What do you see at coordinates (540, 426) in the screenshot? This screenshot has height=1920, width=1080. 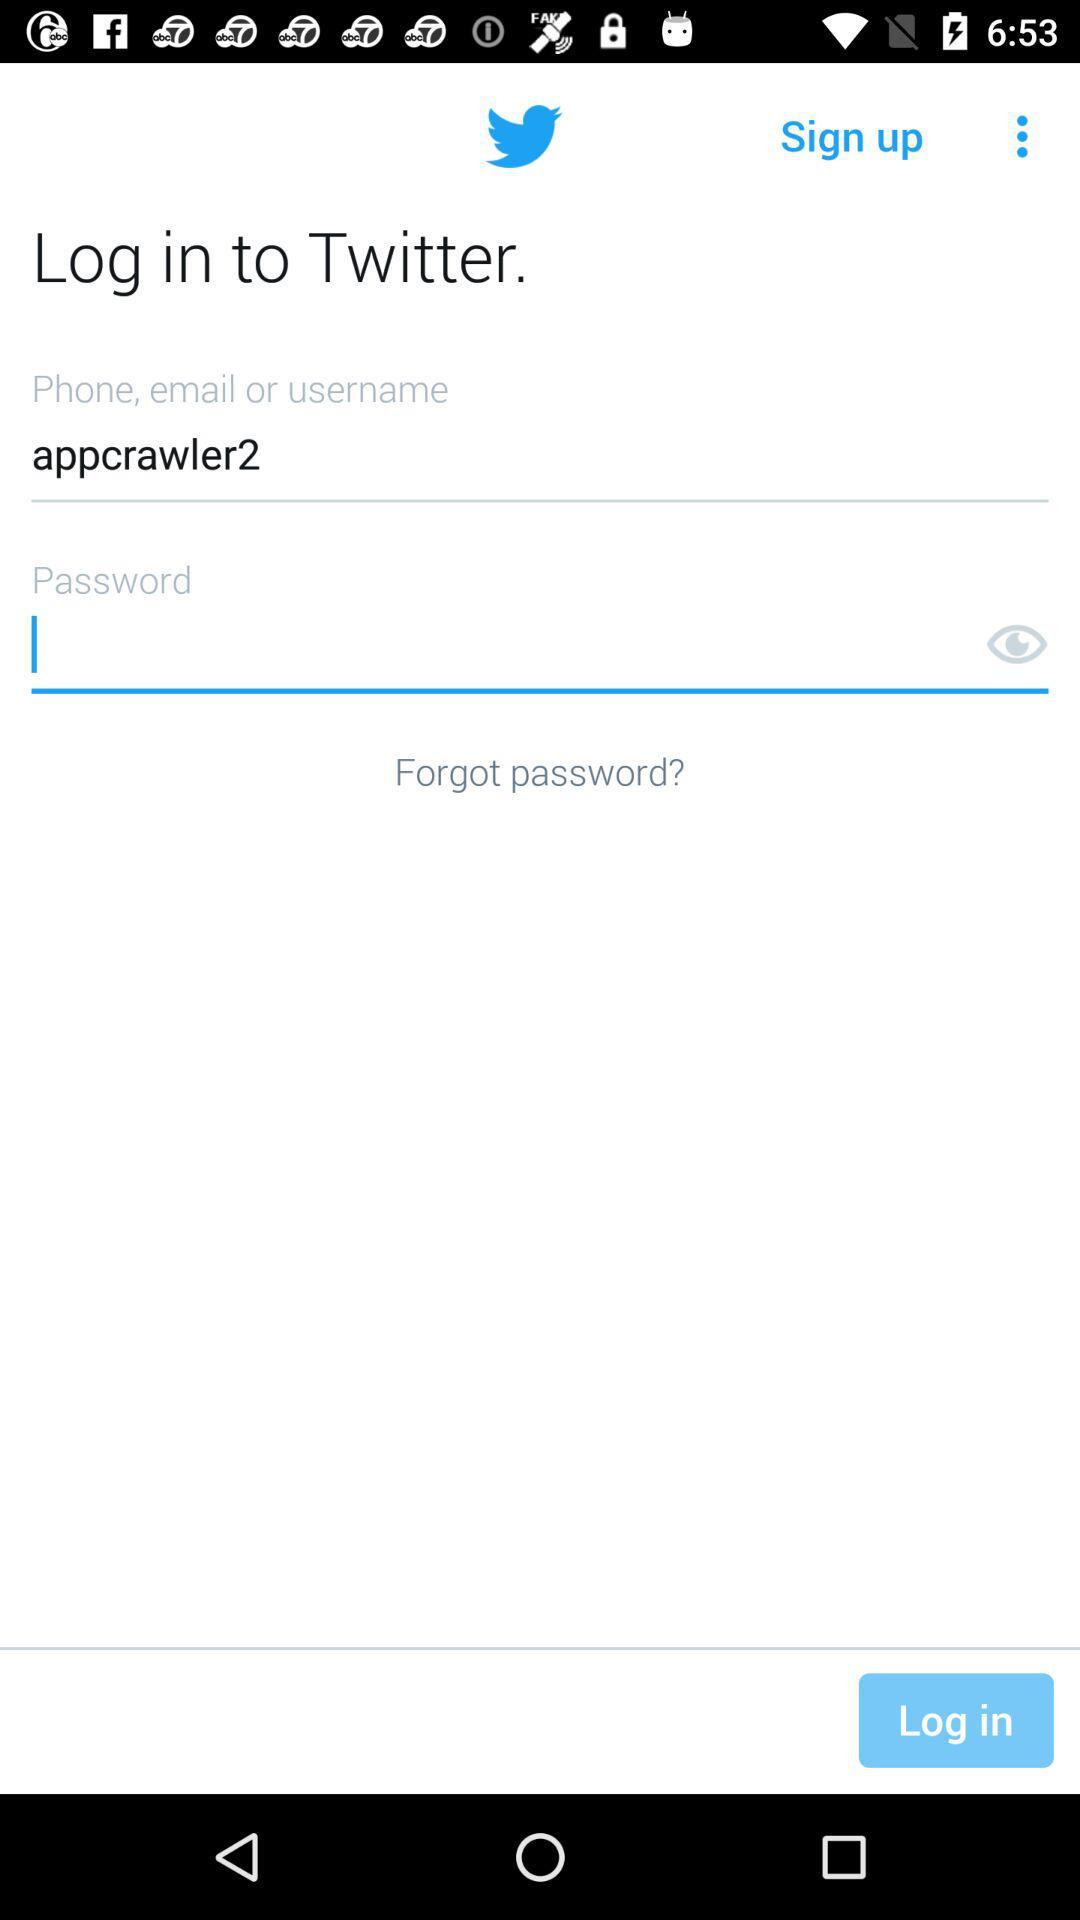 I see `appcrawler2 item` at bounding box center [540, 426].